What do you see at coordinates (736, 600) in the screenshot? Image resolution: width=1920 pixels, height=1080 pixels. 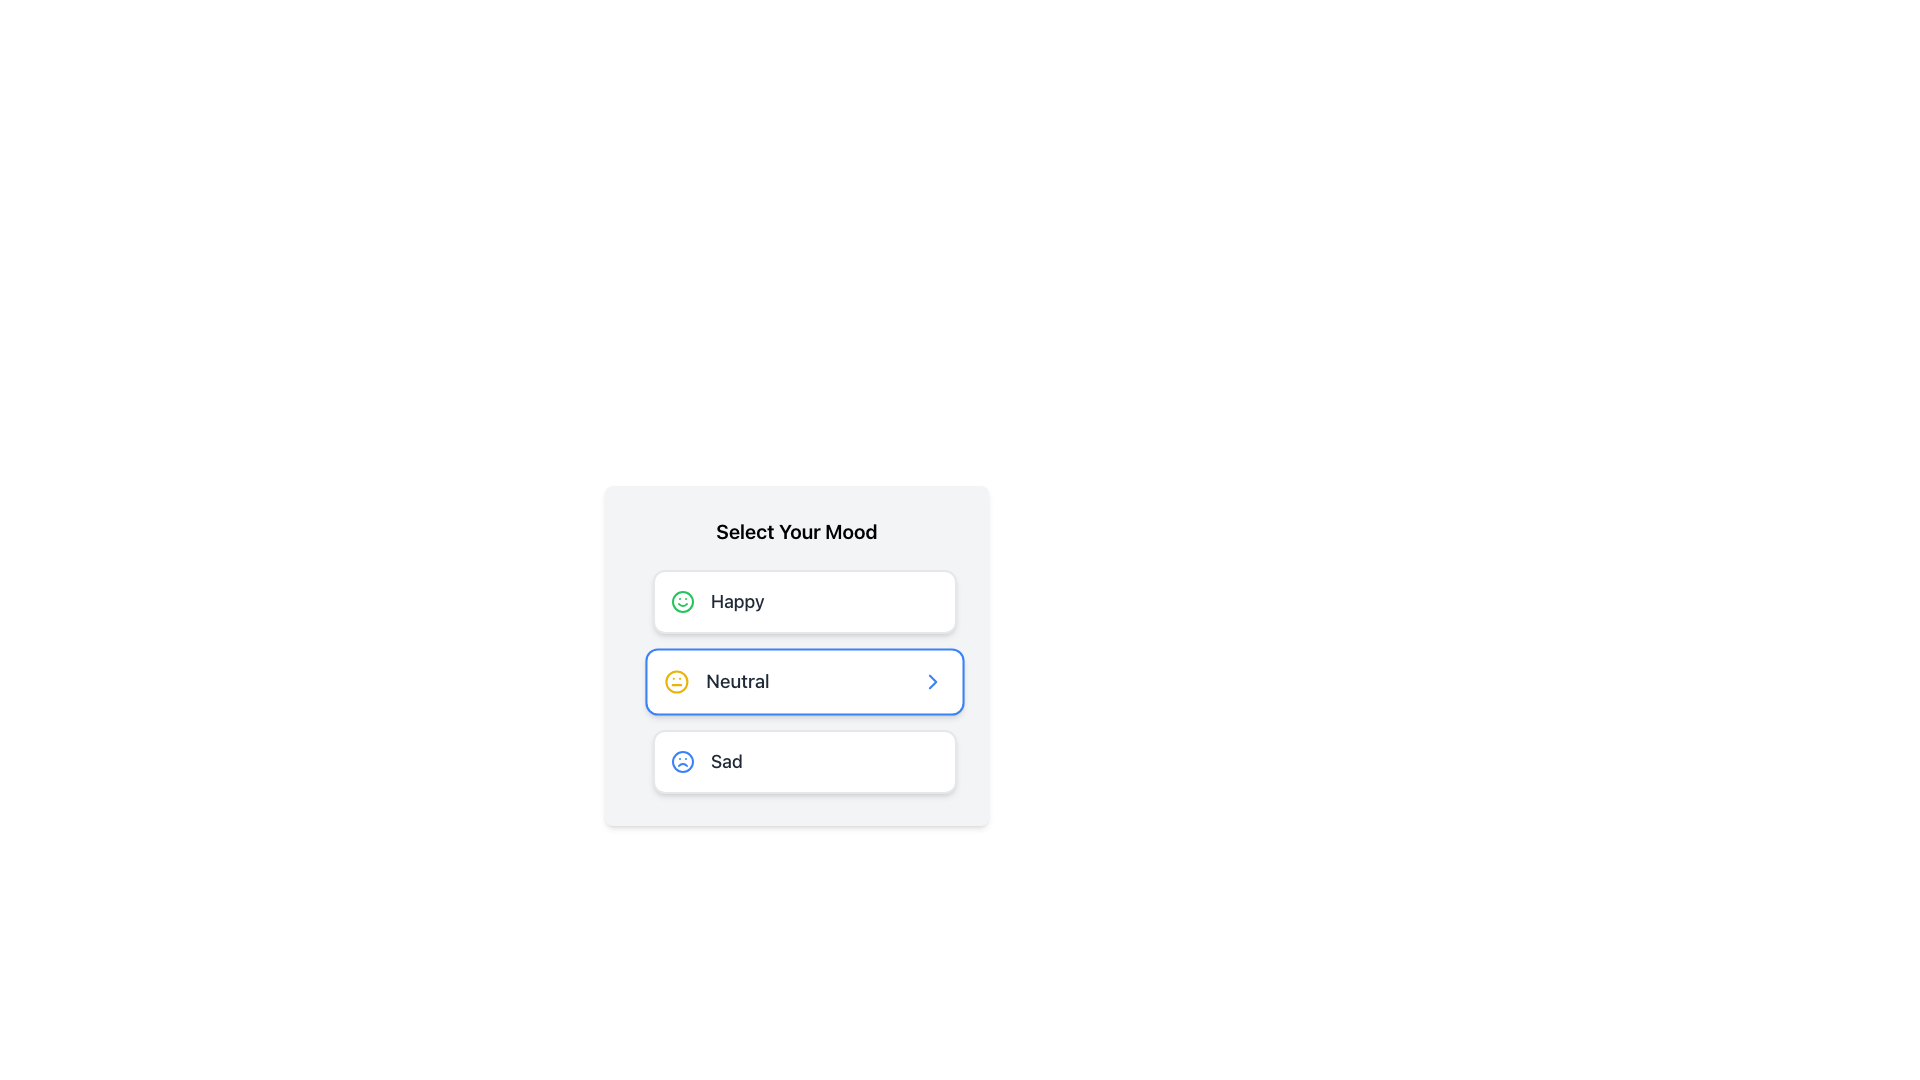 I see `the 'Happy' text label, which is displayed in a bold font and is positioned to the right of a green smiley face icon within a rounded white rectangular box` at bounding box center [736, 600].